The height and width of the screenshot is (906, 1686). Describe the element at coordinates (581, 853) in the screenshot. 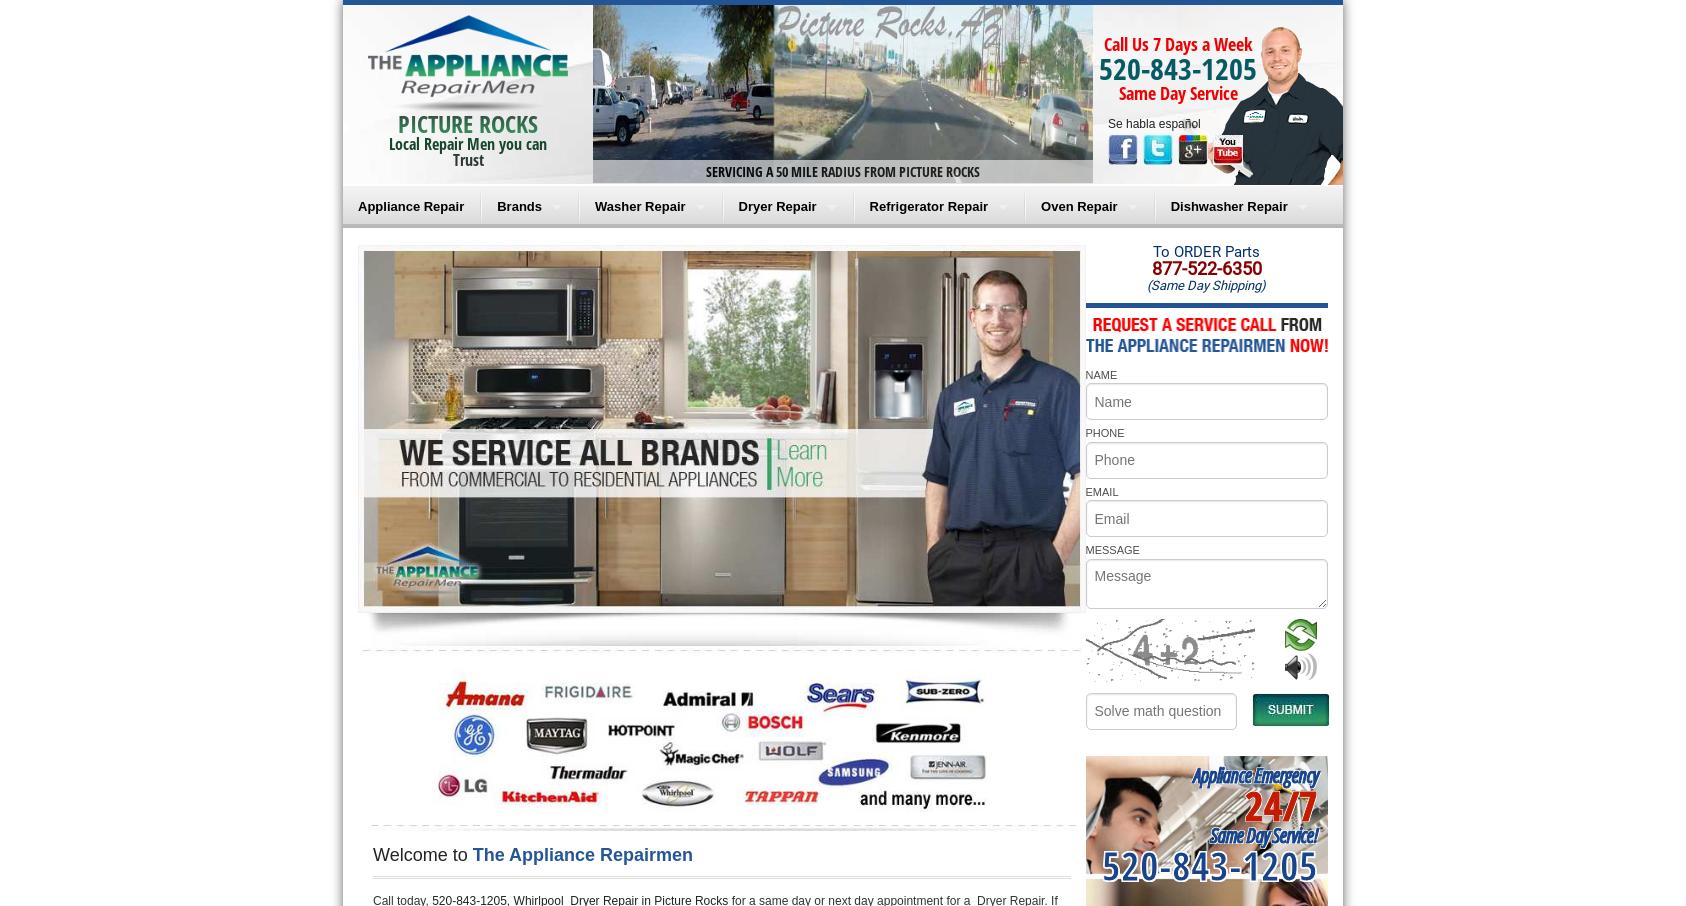

I see `'The Appliance Repairmen'` at that location.